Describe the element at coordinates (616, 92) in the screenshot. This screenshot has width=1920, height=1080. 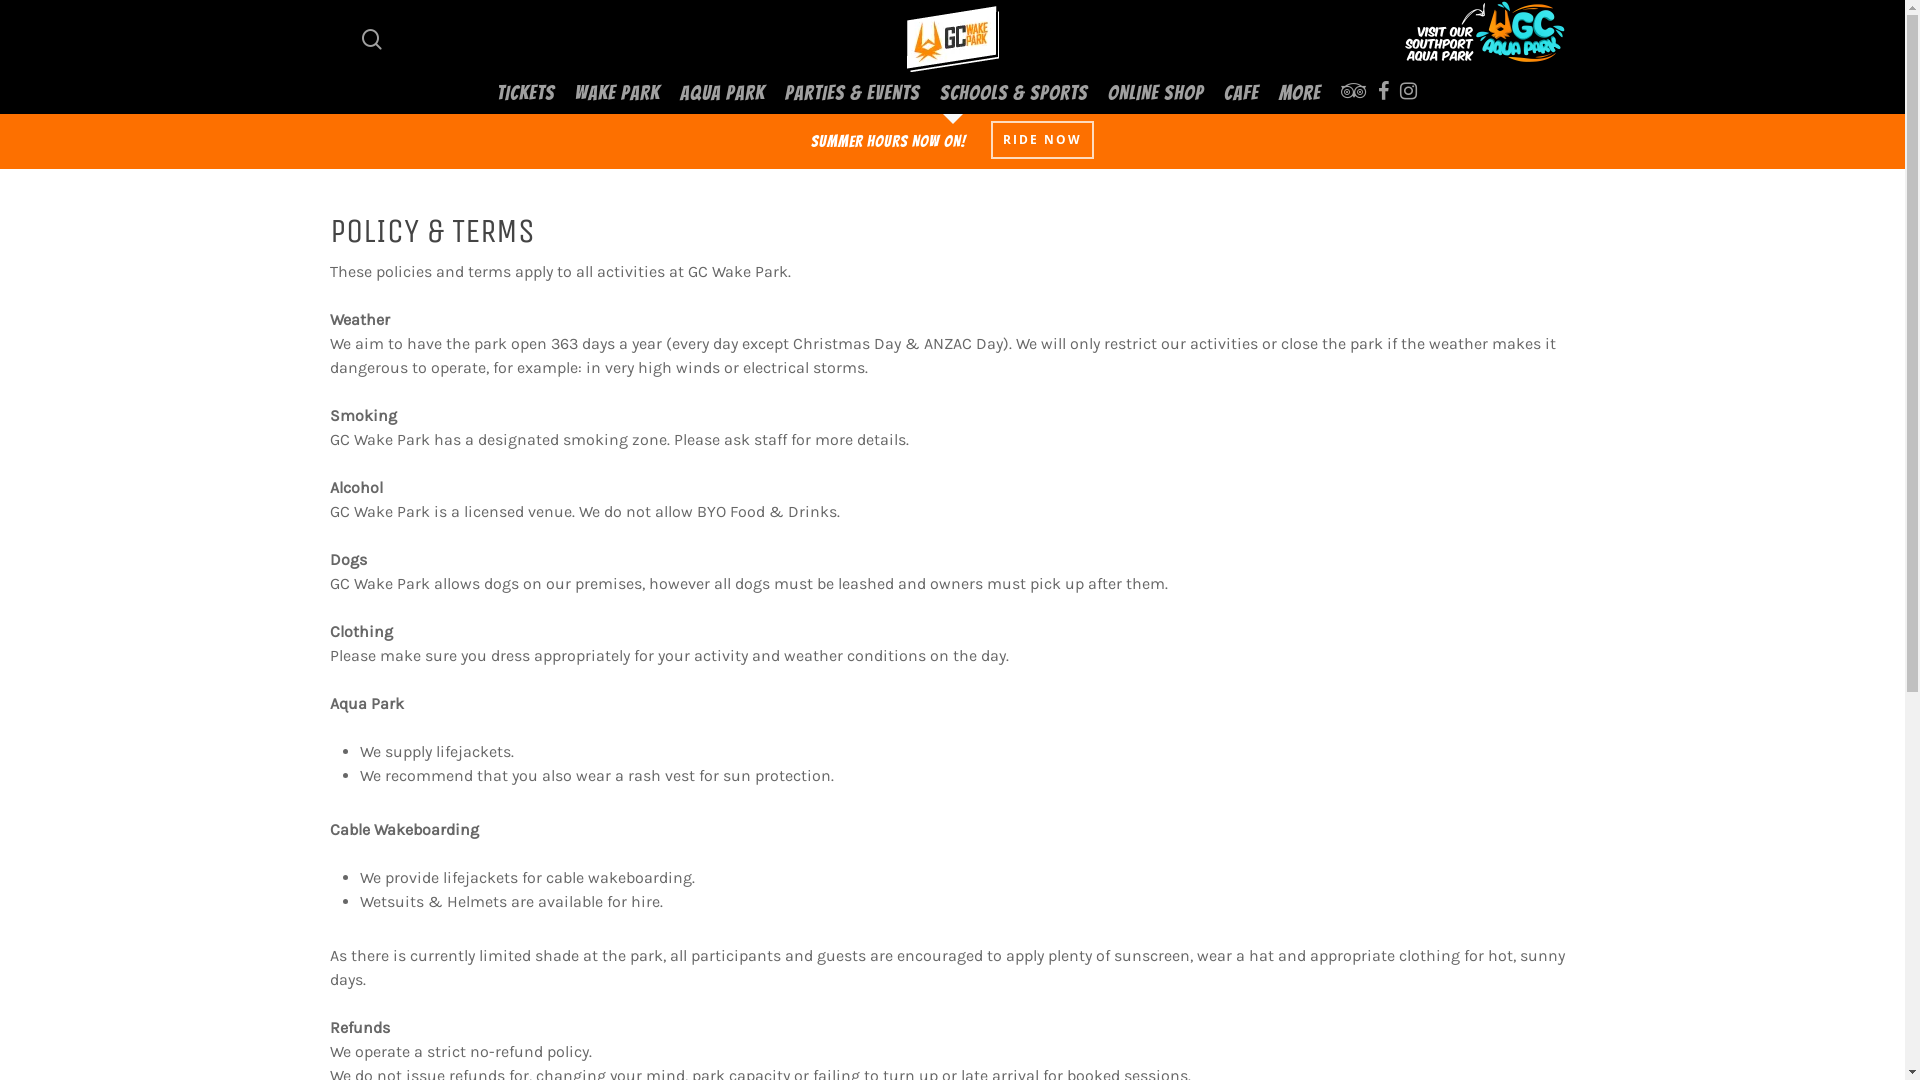
I see `'WAKE PARK'` at that location.